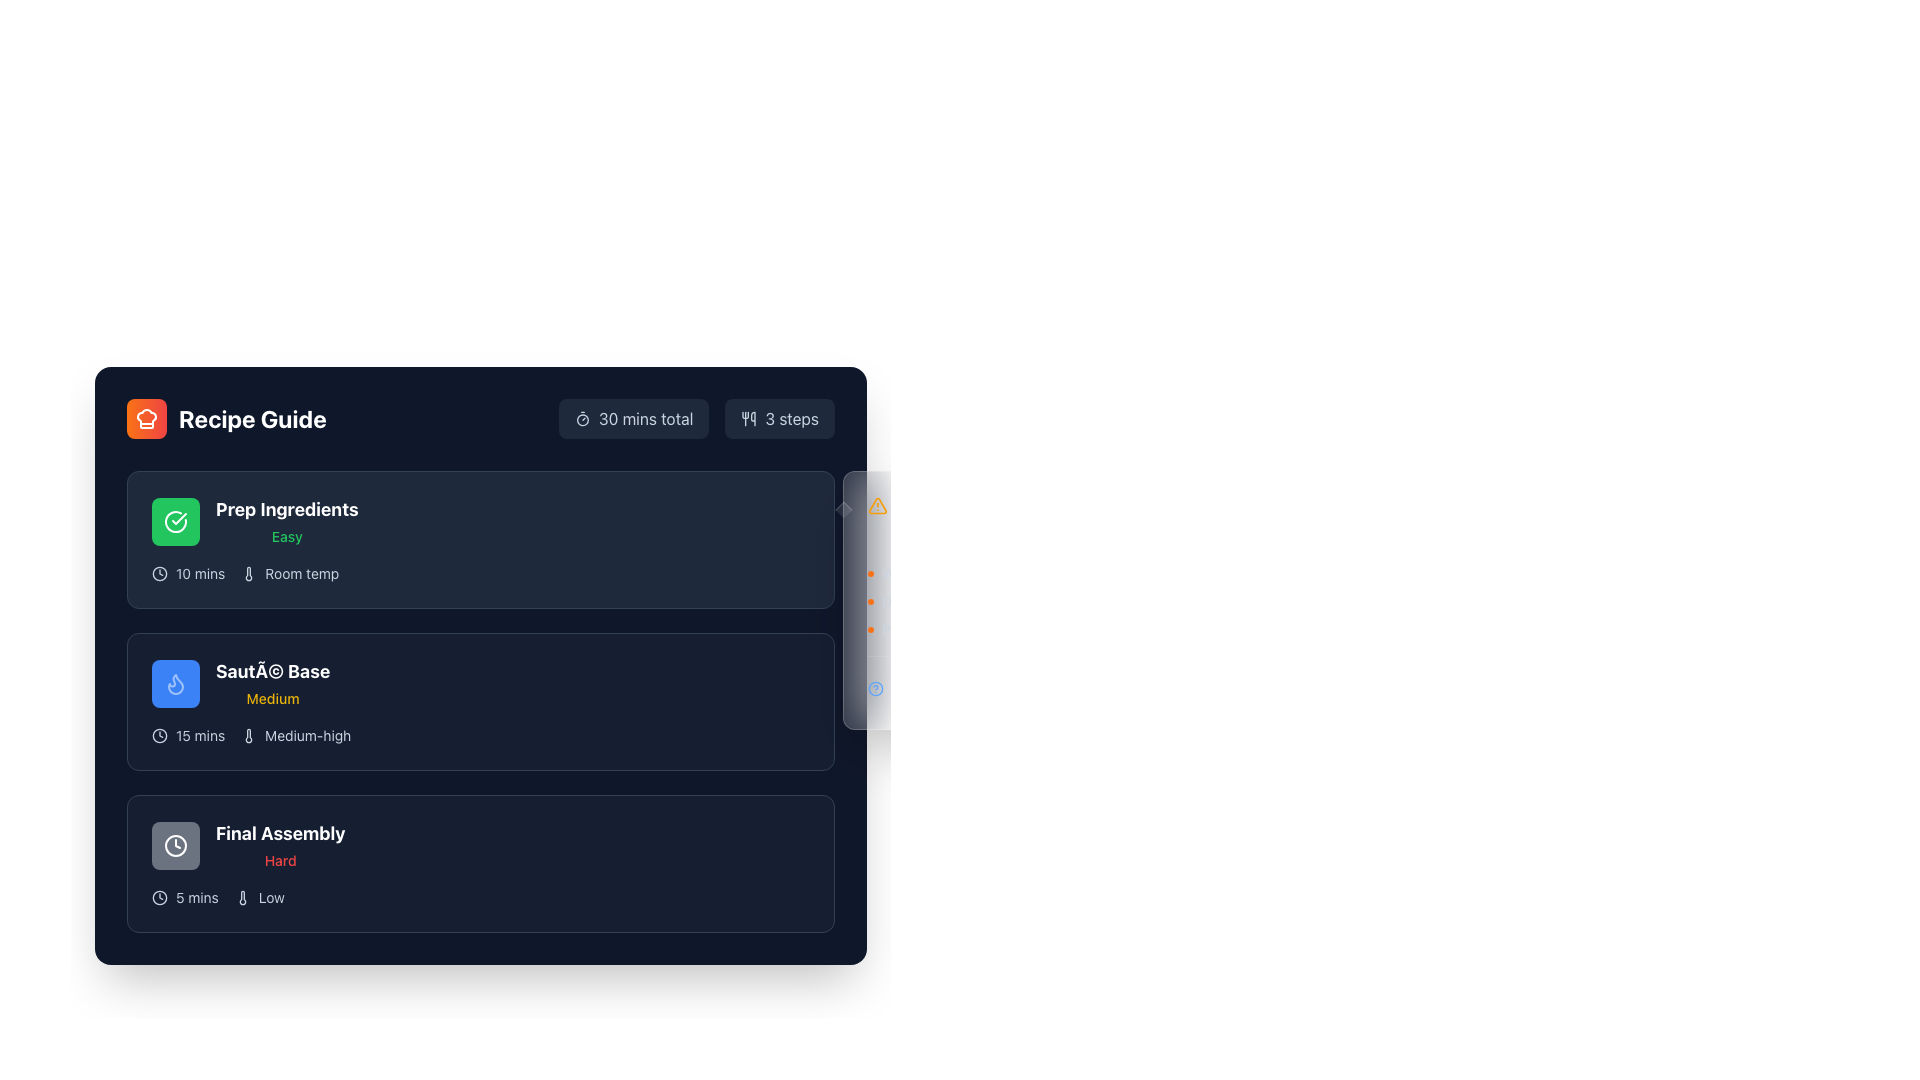 This screenshot has height=1080, width=1920. I want to click on the circular green icon with a white checkmark inside, located to the left of the 'Prep Ingredients' step title in the first step of the recipe guide, so click(176, 520).